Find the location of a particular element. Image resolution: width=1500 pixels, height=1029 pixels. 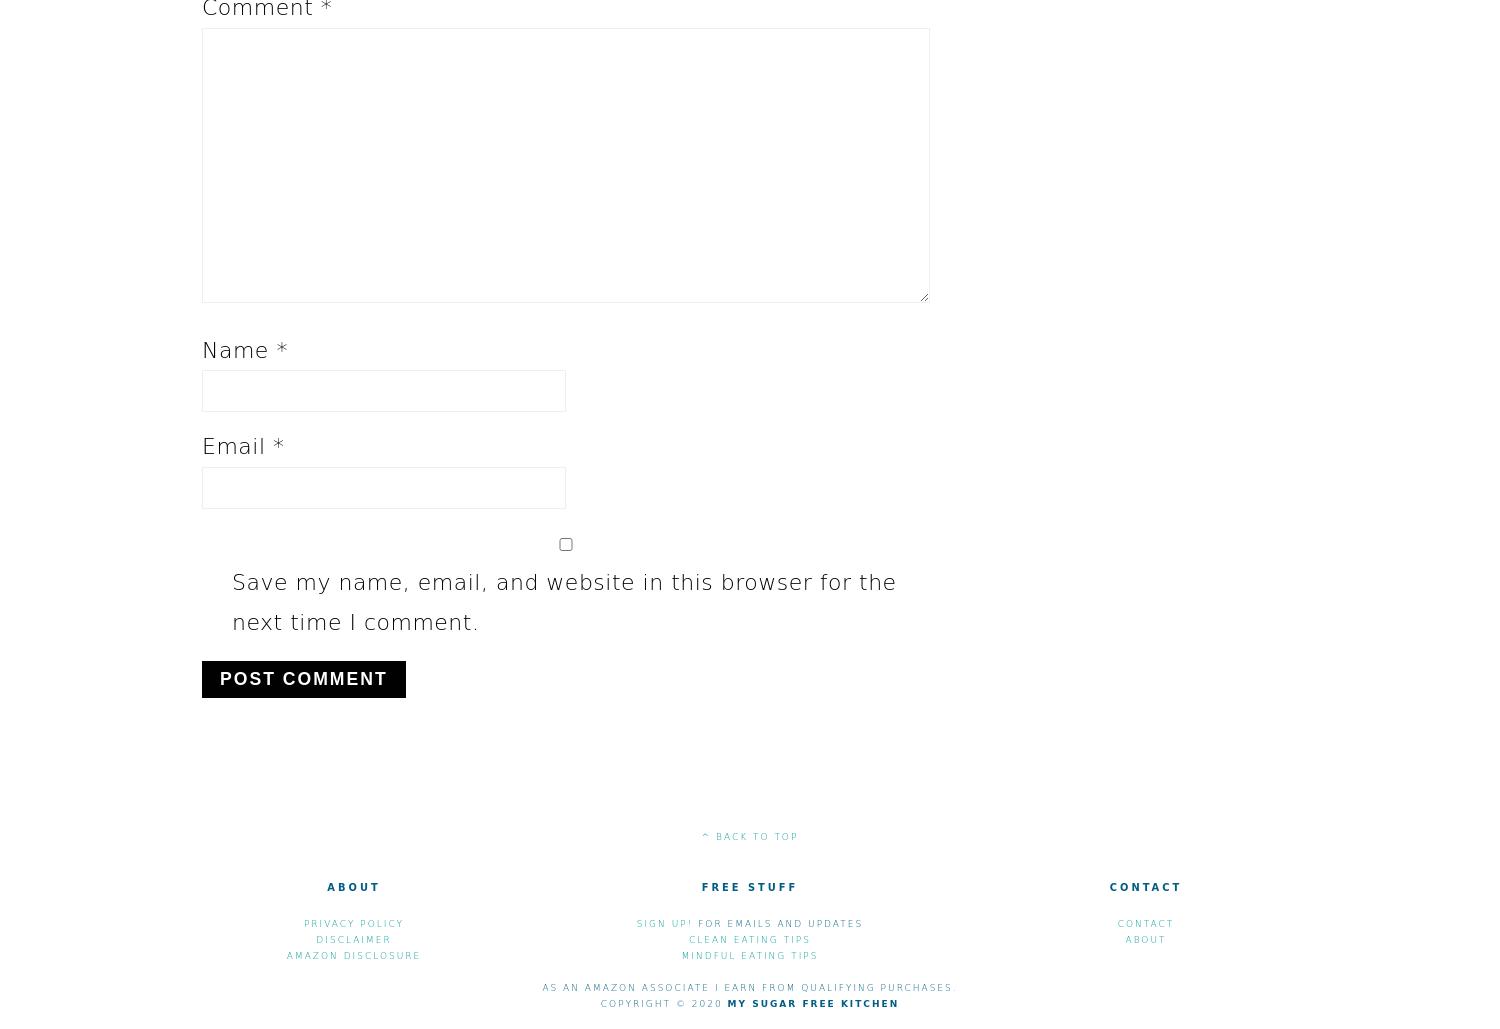

'Free Stuff' is located at coordinates (748, 886).